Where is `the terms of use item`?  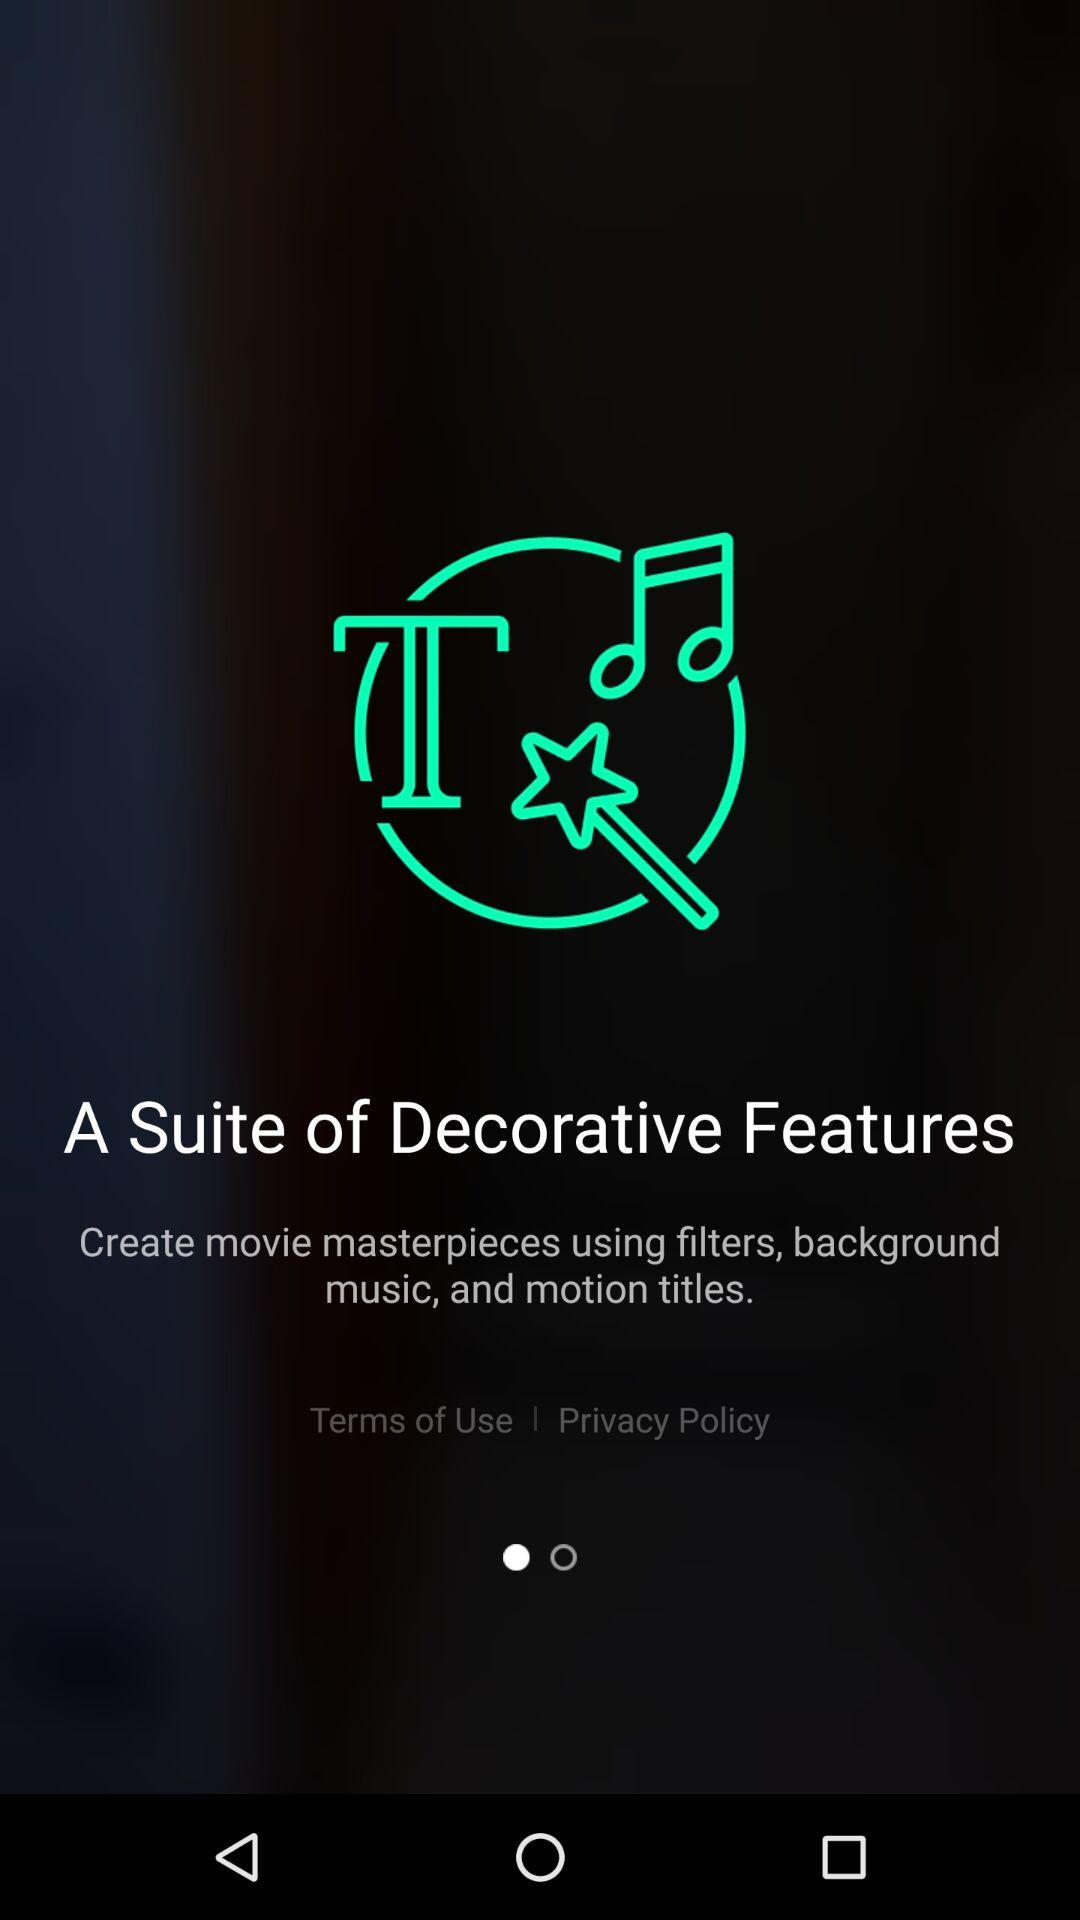 the terms of use item is located at coordinates (410, 1418).